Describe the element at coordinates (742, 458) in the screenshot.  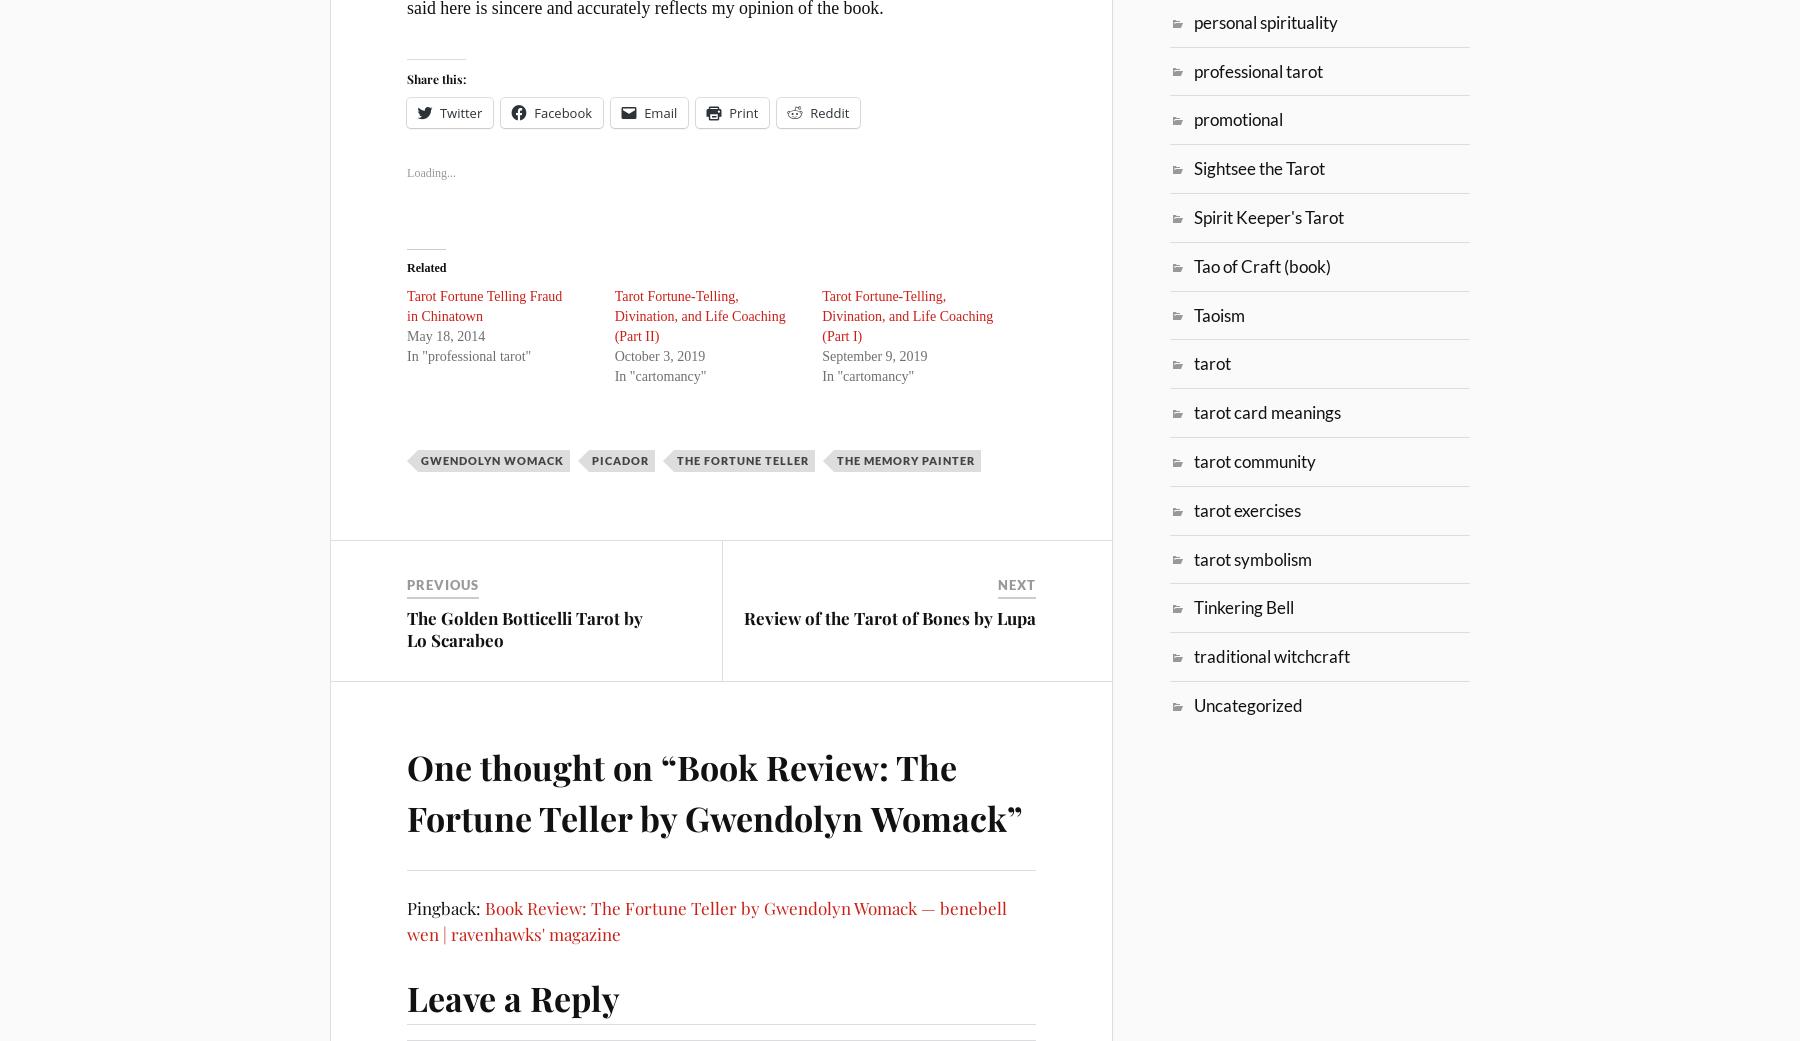
I see `'The Fortune Teller'` at that location.